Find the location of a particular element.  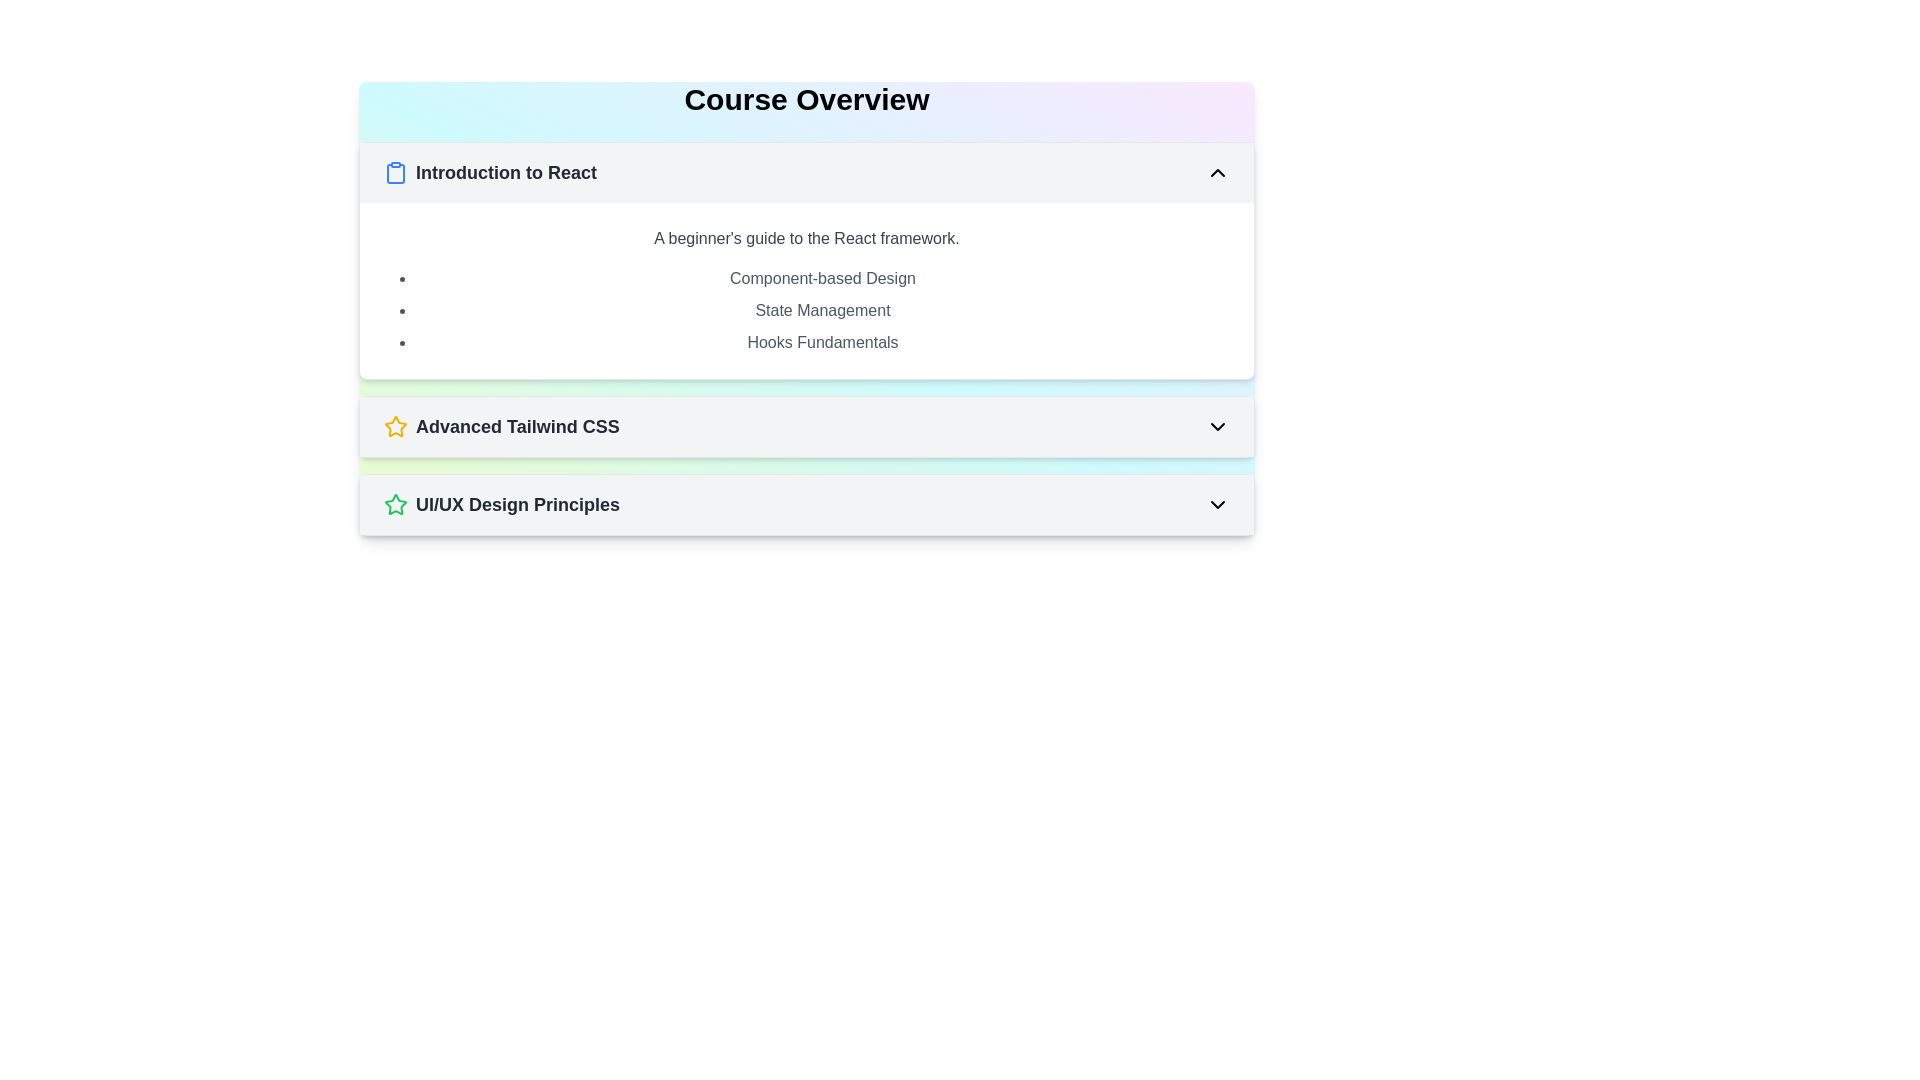

the star-shaped icon with a yellow fill and stroke outline, located on the left side of the row labeled 'Advanced Tailwind CSS' is located at coordinates (395, 426).